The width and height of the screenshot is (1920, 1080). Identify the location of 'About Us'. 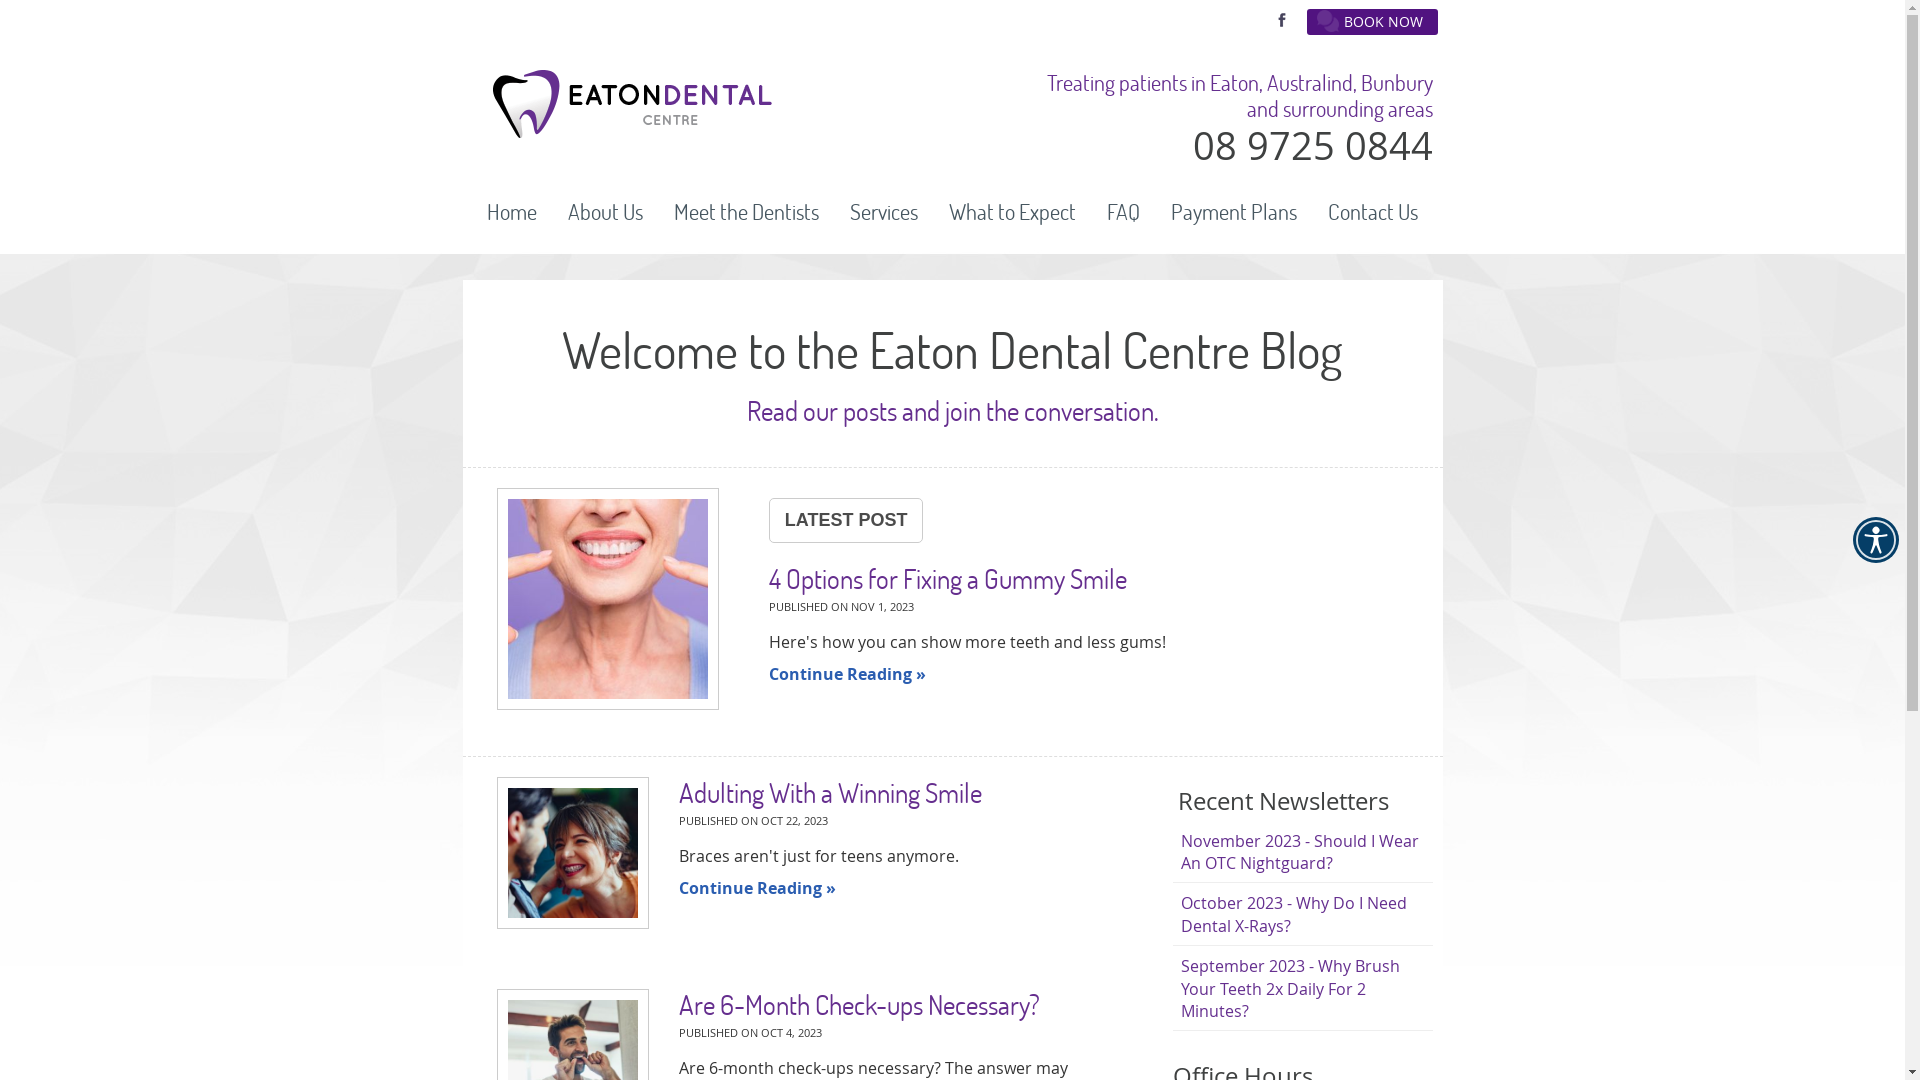
(604, 212).